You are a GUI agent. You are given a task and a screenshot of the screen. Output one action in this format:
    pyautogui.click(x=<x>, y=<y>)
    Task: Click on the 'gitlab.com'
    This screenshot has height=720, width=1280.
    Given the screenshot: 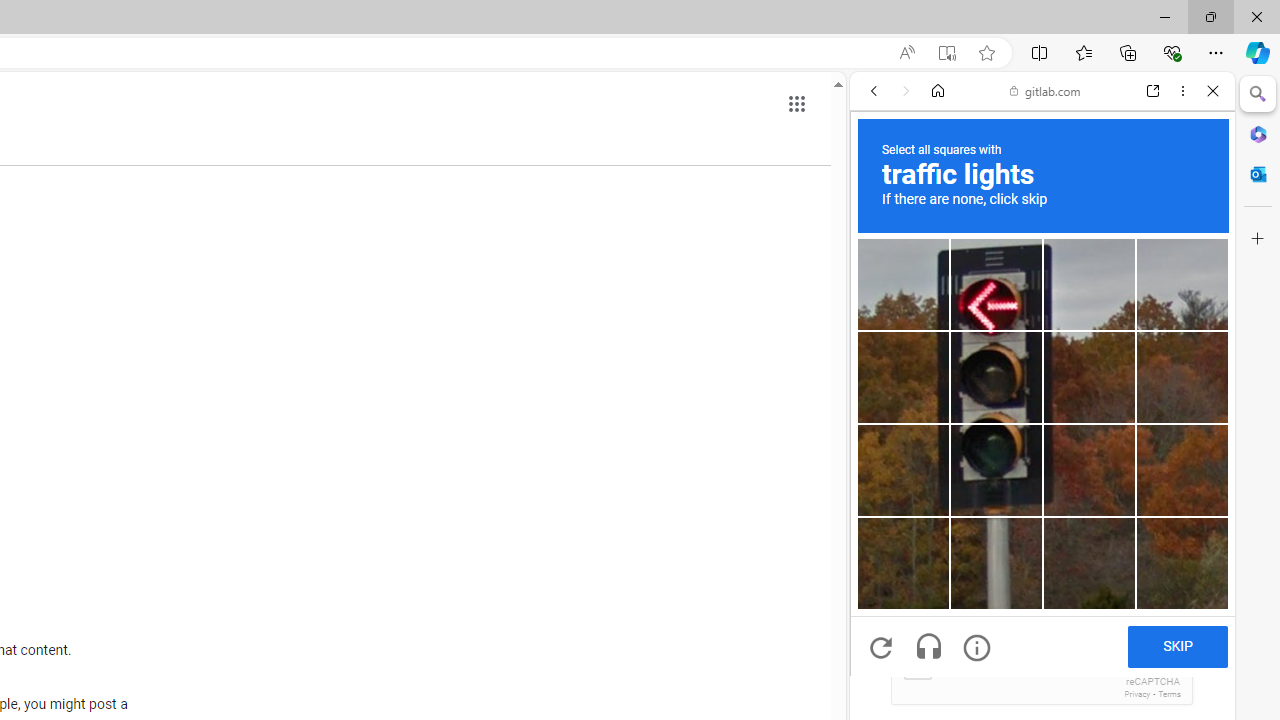 What is the action you would take?
    pyautogui.click(x=1044, y=91)
    